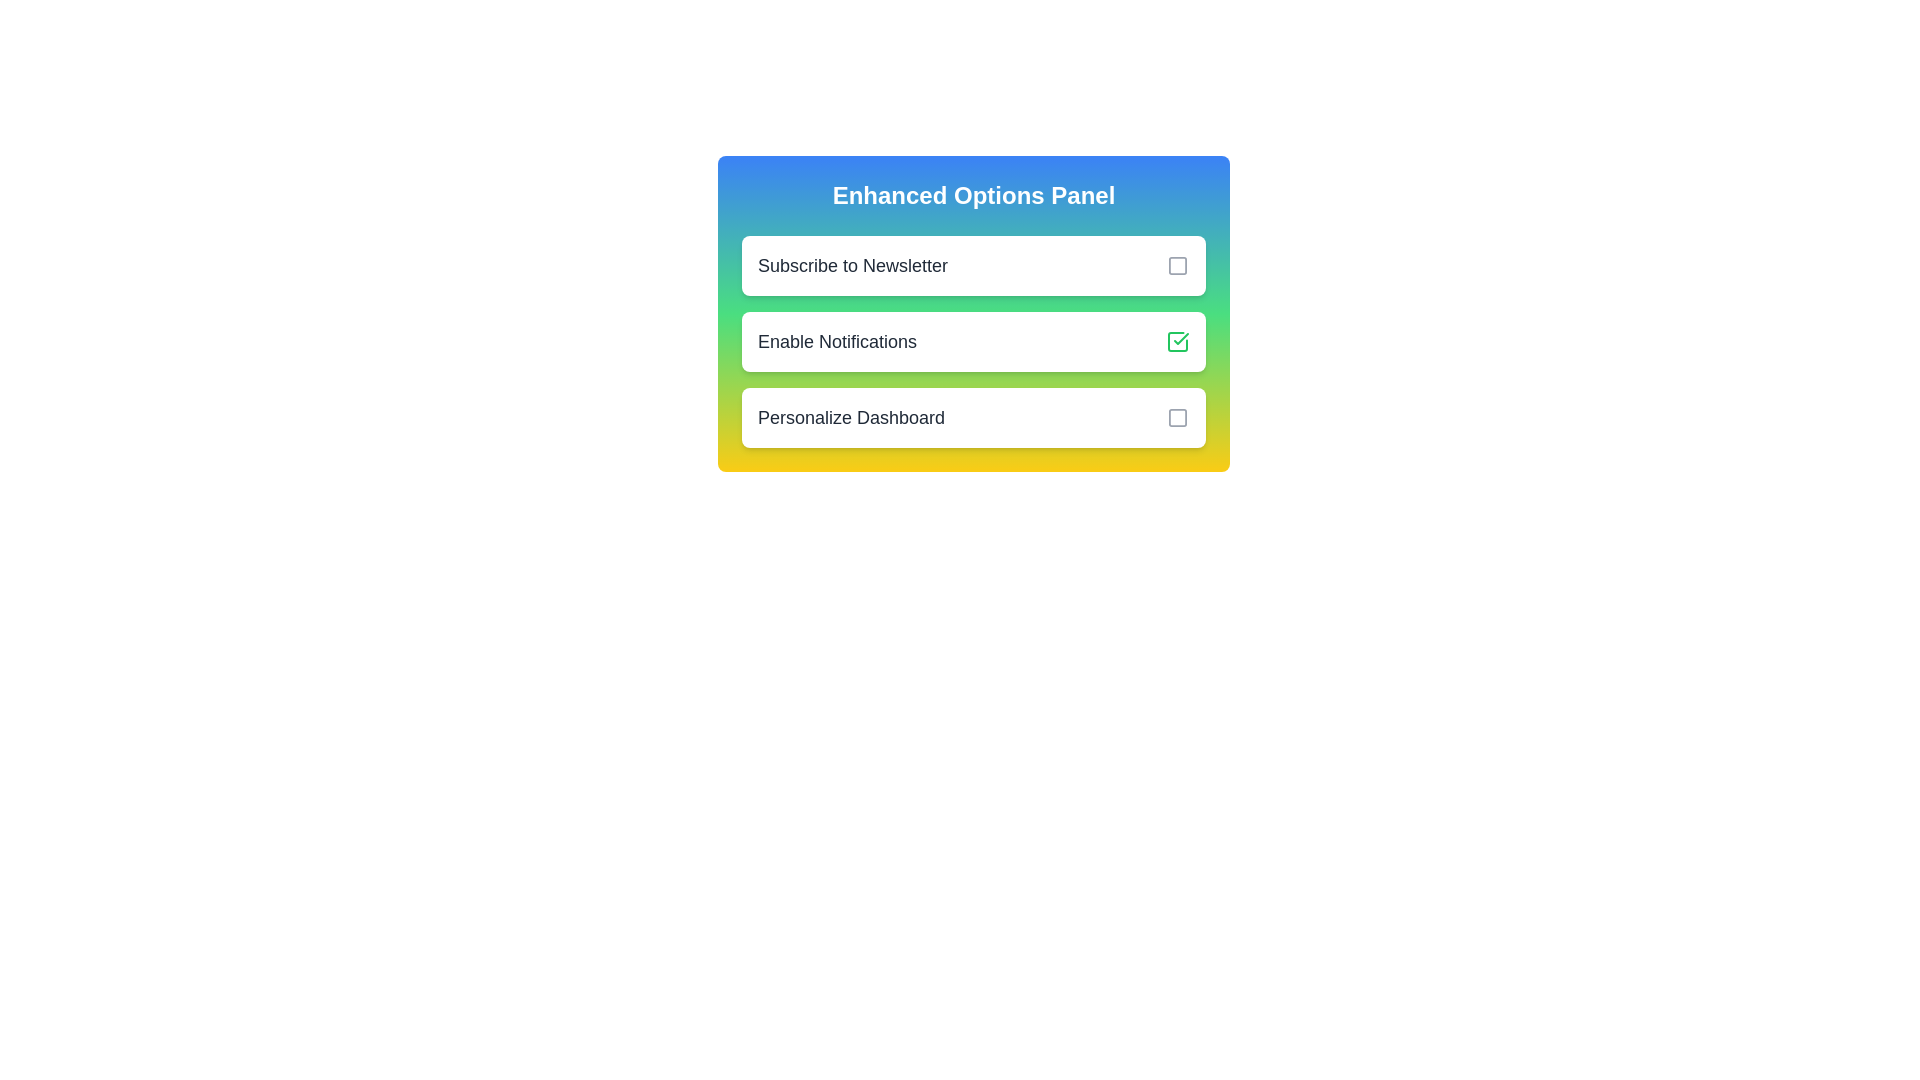 The image size is (1920, 1080). Describe the element at coordinates (1177, 416) in the screenshot. I see `the checkbox next to 'Personalize Dashboard' to toggle its state` at that location.